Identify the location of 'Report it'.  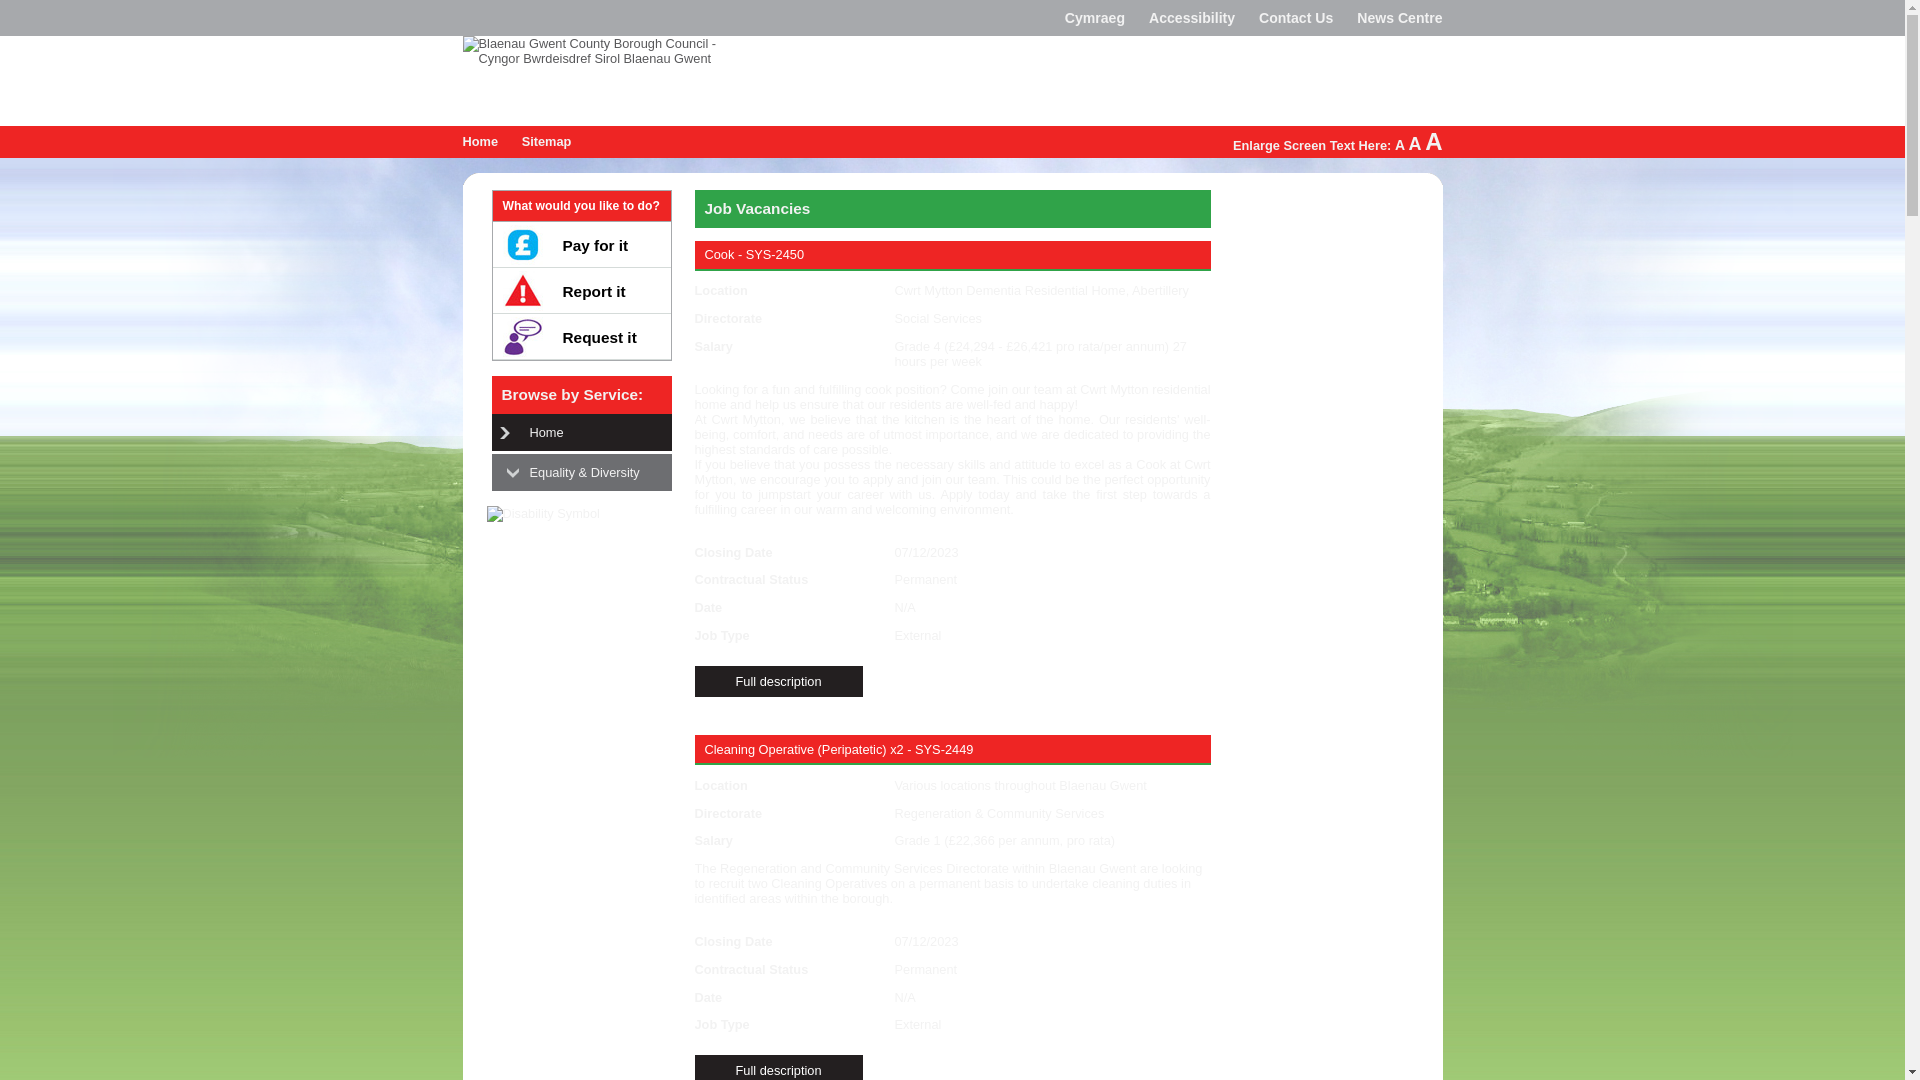
(579, 290).